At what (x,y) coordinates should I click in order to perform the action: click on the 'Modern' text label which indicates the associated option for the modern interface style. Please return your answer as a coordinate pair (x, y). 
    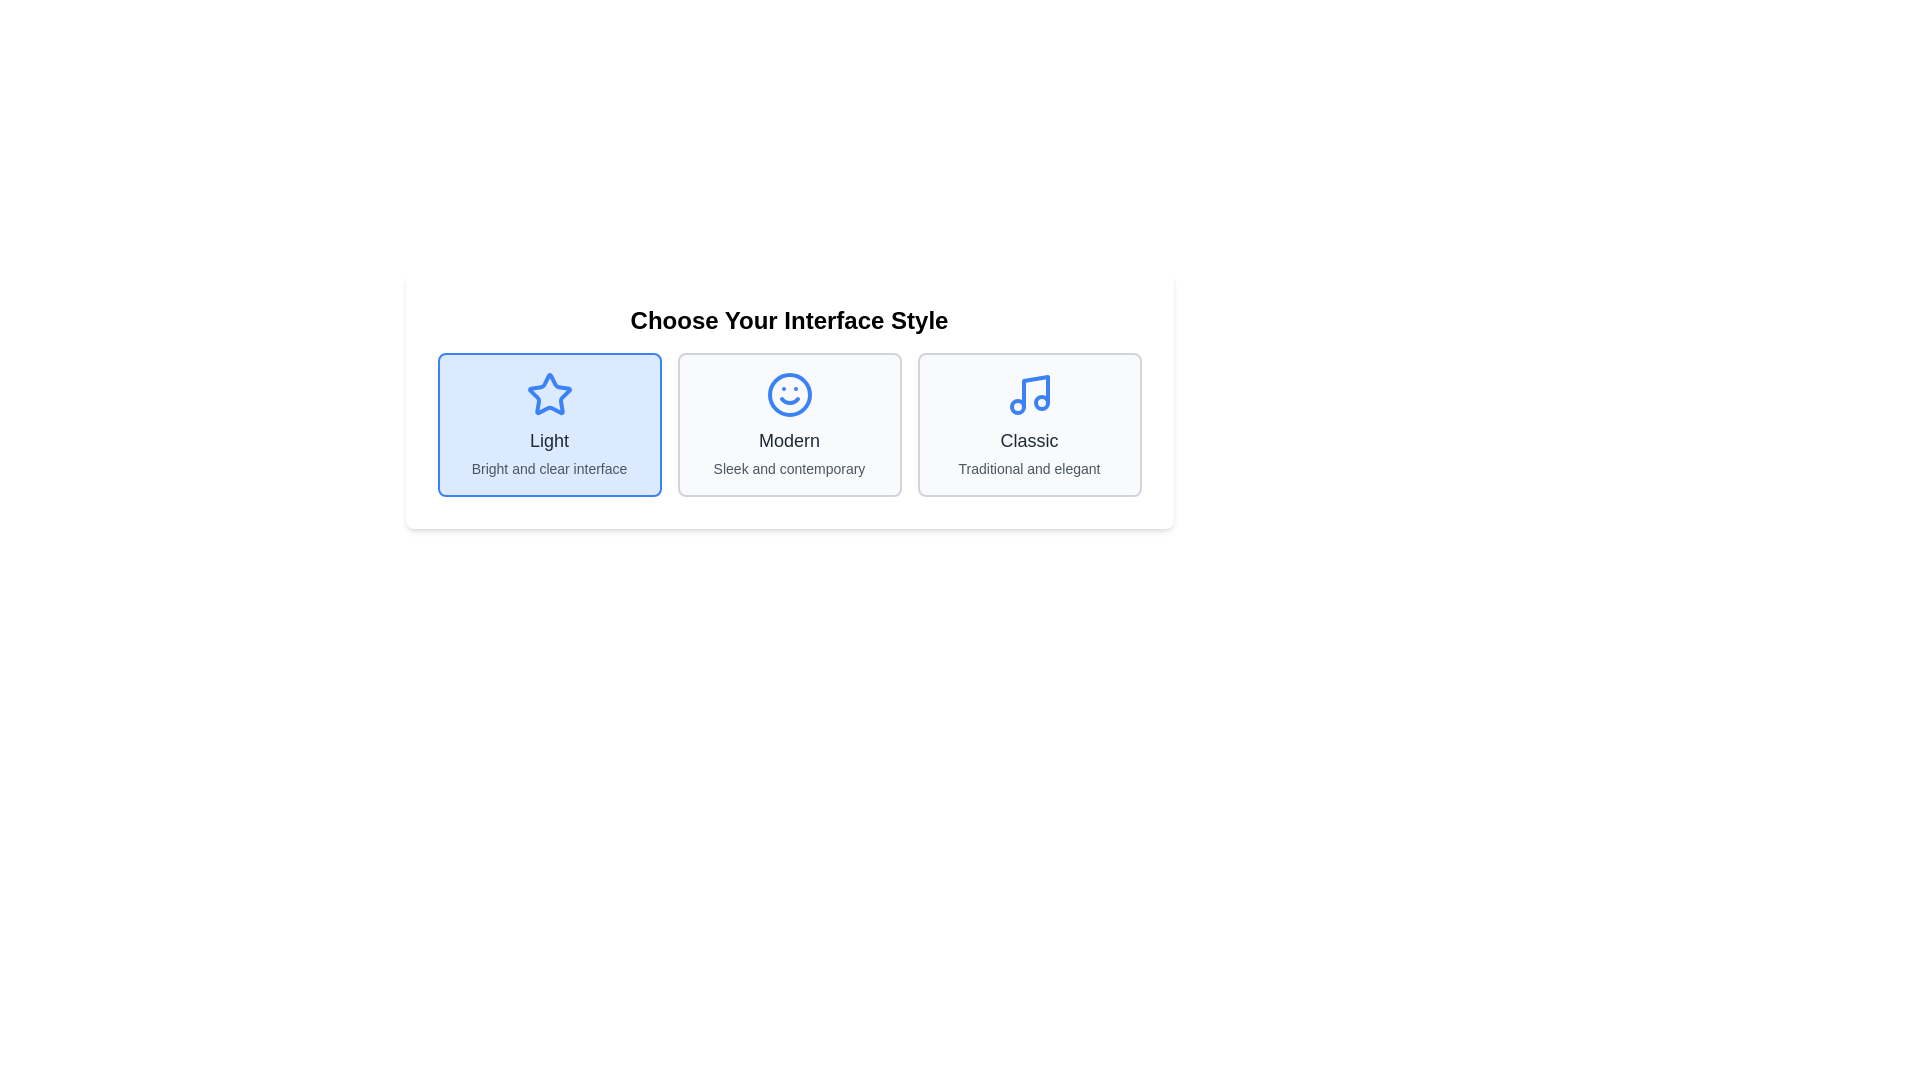
    Looking at the image, I should click on (788, 439).